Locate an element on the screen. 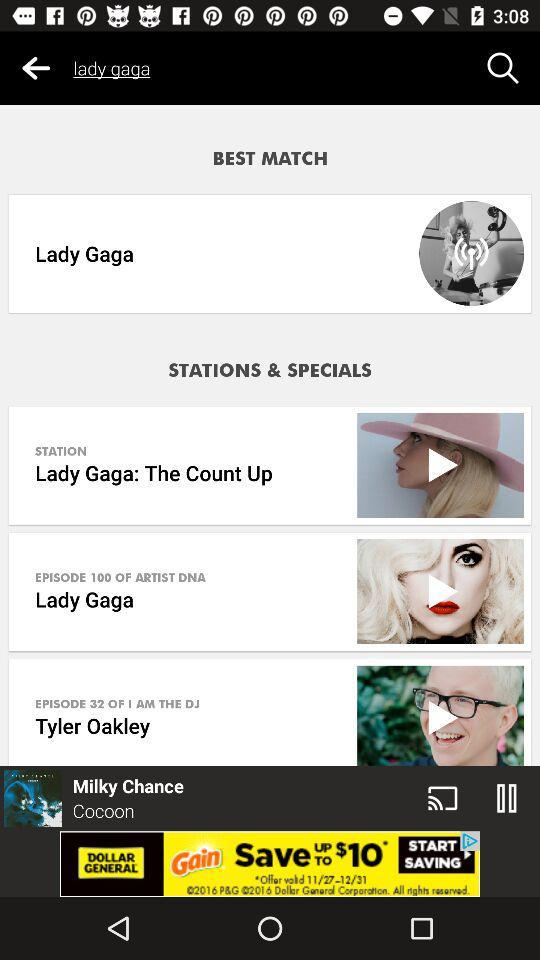  the arrow_backward icon is located at coordinates (36, 68).